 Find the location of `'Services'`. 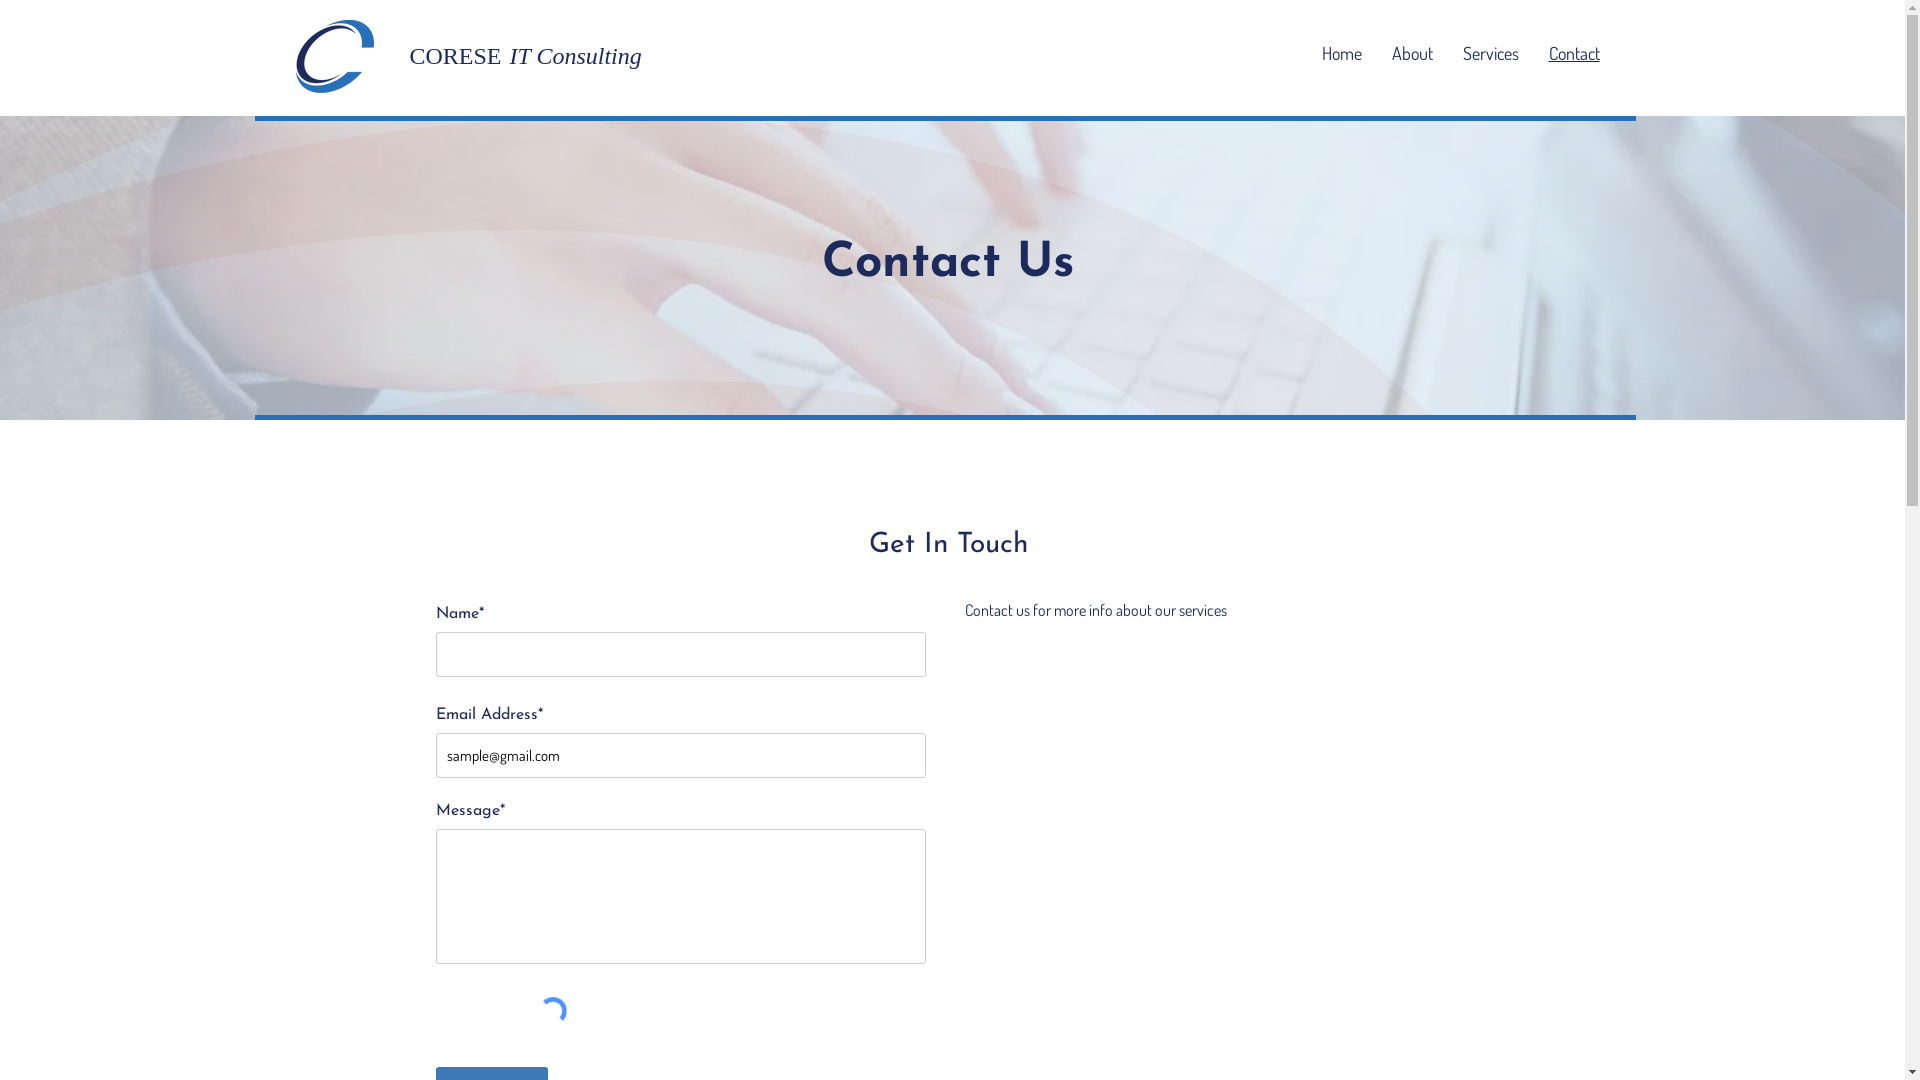

'Services' is located at coordinates (1491, 52).